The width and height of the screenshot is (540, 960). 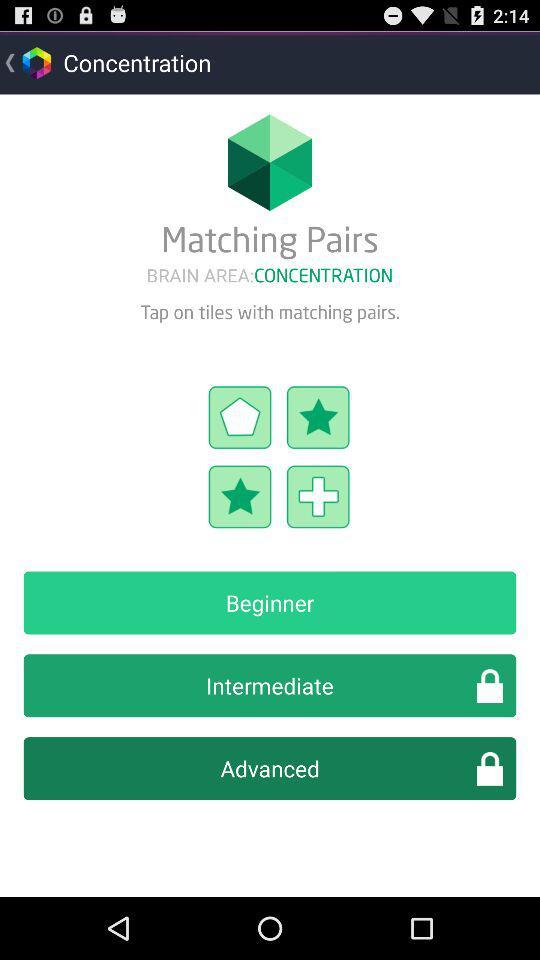 I want to click on beginner icon, so click(x=270, y=601).